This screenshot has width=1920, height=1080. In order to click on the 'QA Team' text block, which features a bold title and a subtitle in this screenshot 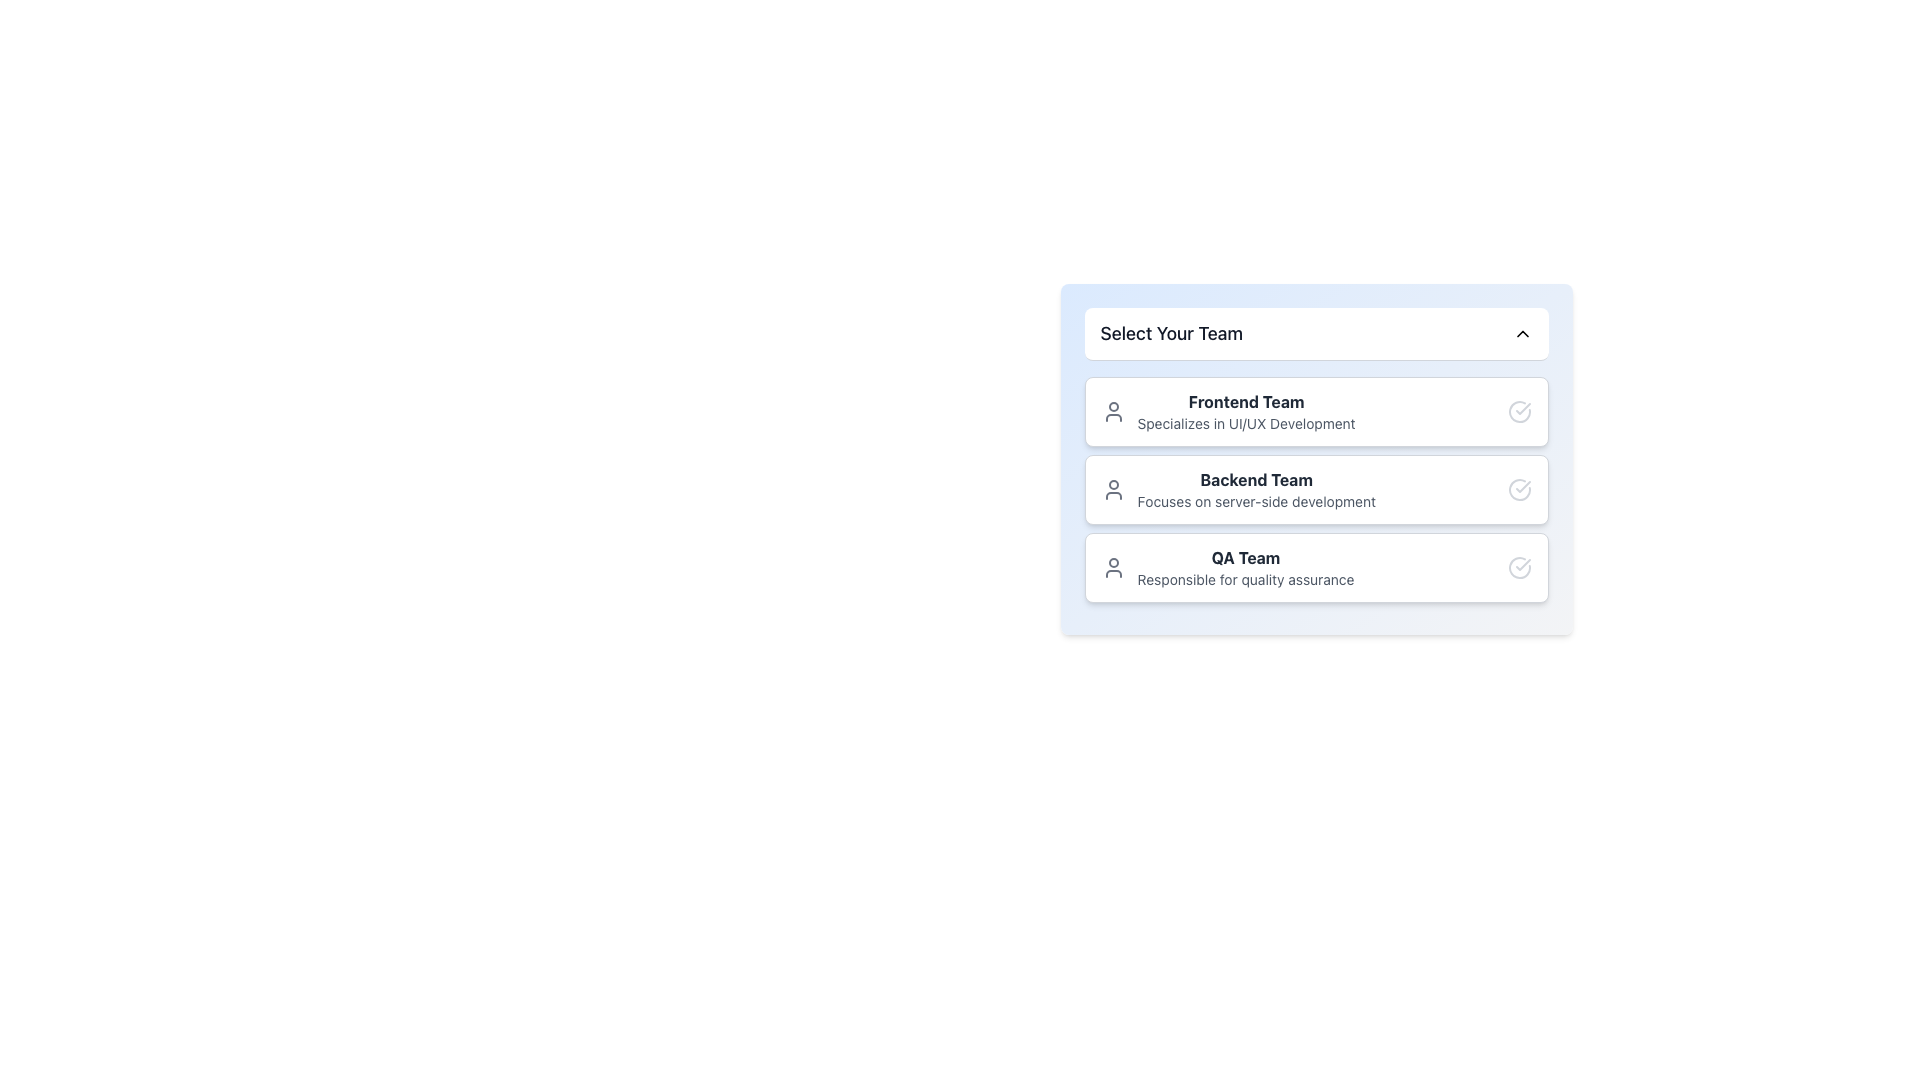, I will do `click(1227, 567)`.